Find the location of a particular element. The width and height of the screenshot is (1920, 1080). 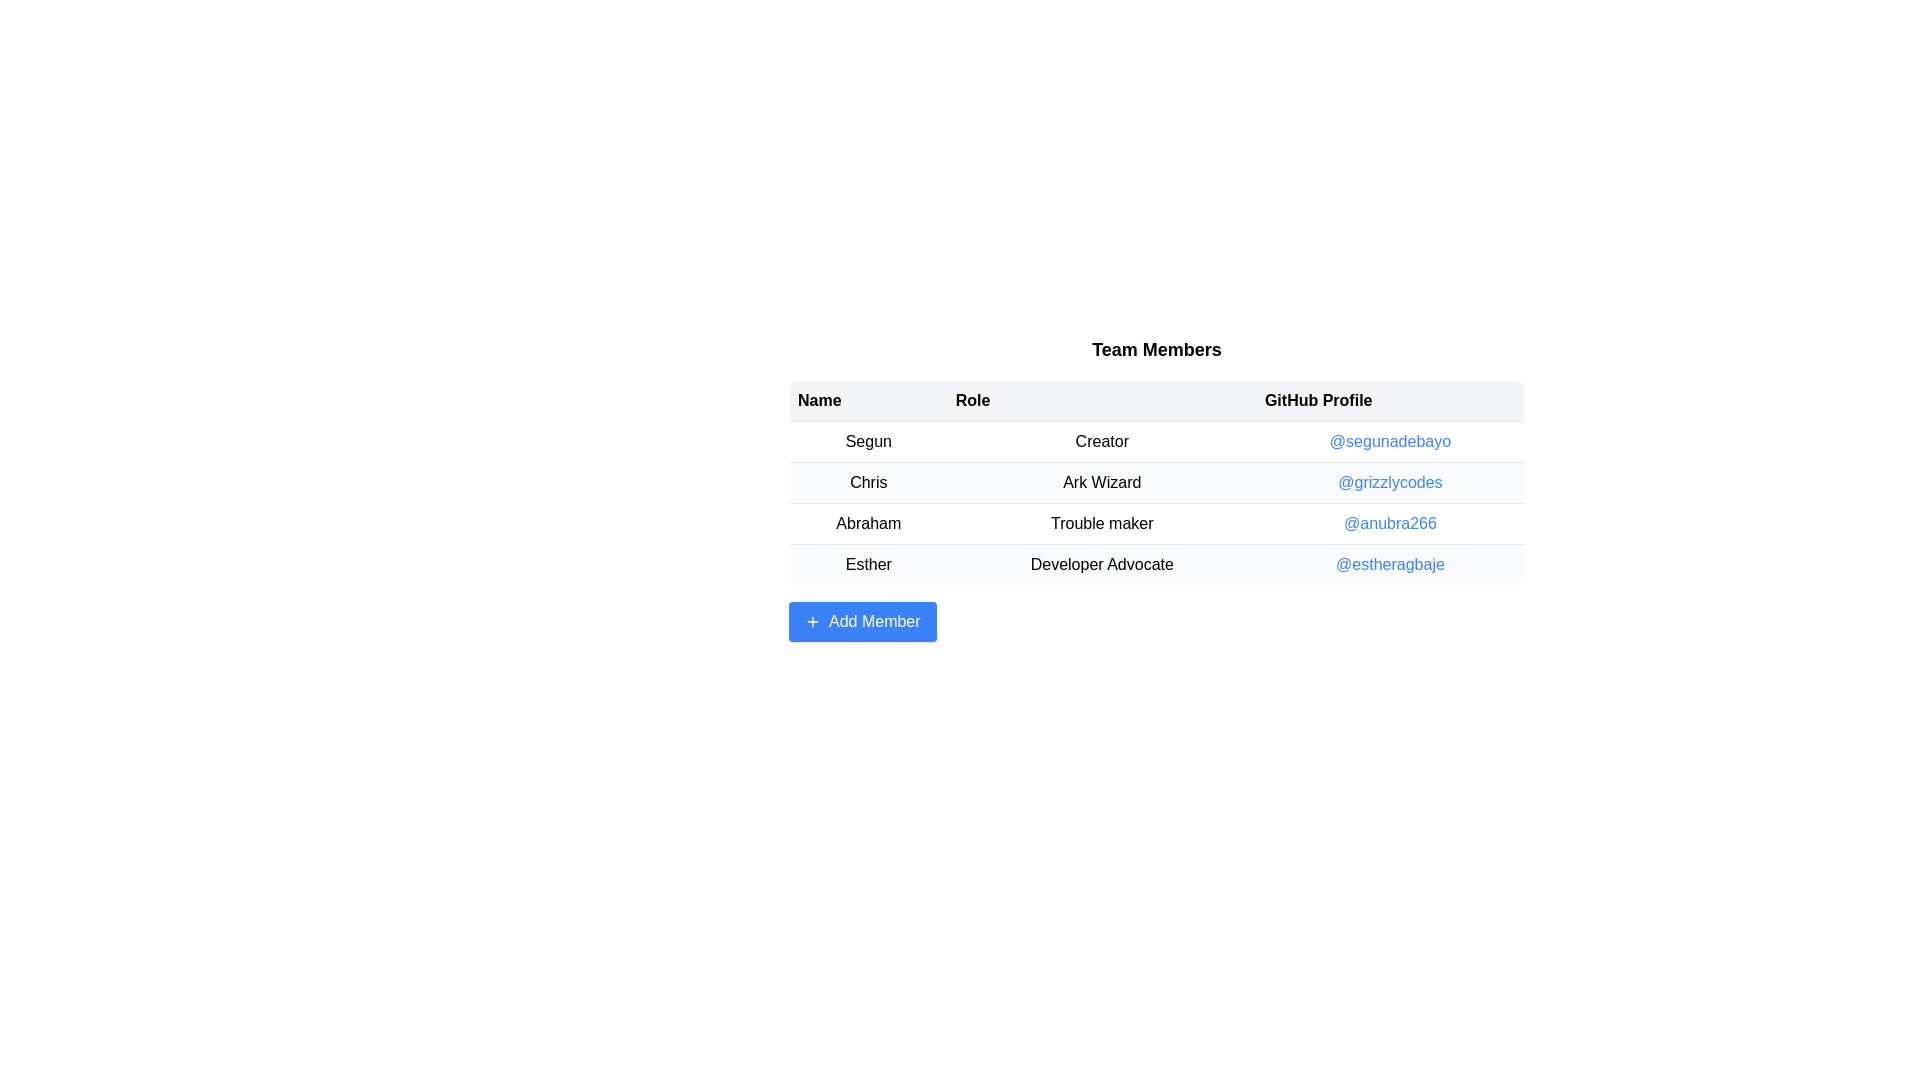

the hyperlink that redirects users to the GitHub profile of '@grizzlycodes', located in the 'Team Members' column, specifically under the entry for 'Chris Ark Wizard' is located at coordinates (1389, 482).